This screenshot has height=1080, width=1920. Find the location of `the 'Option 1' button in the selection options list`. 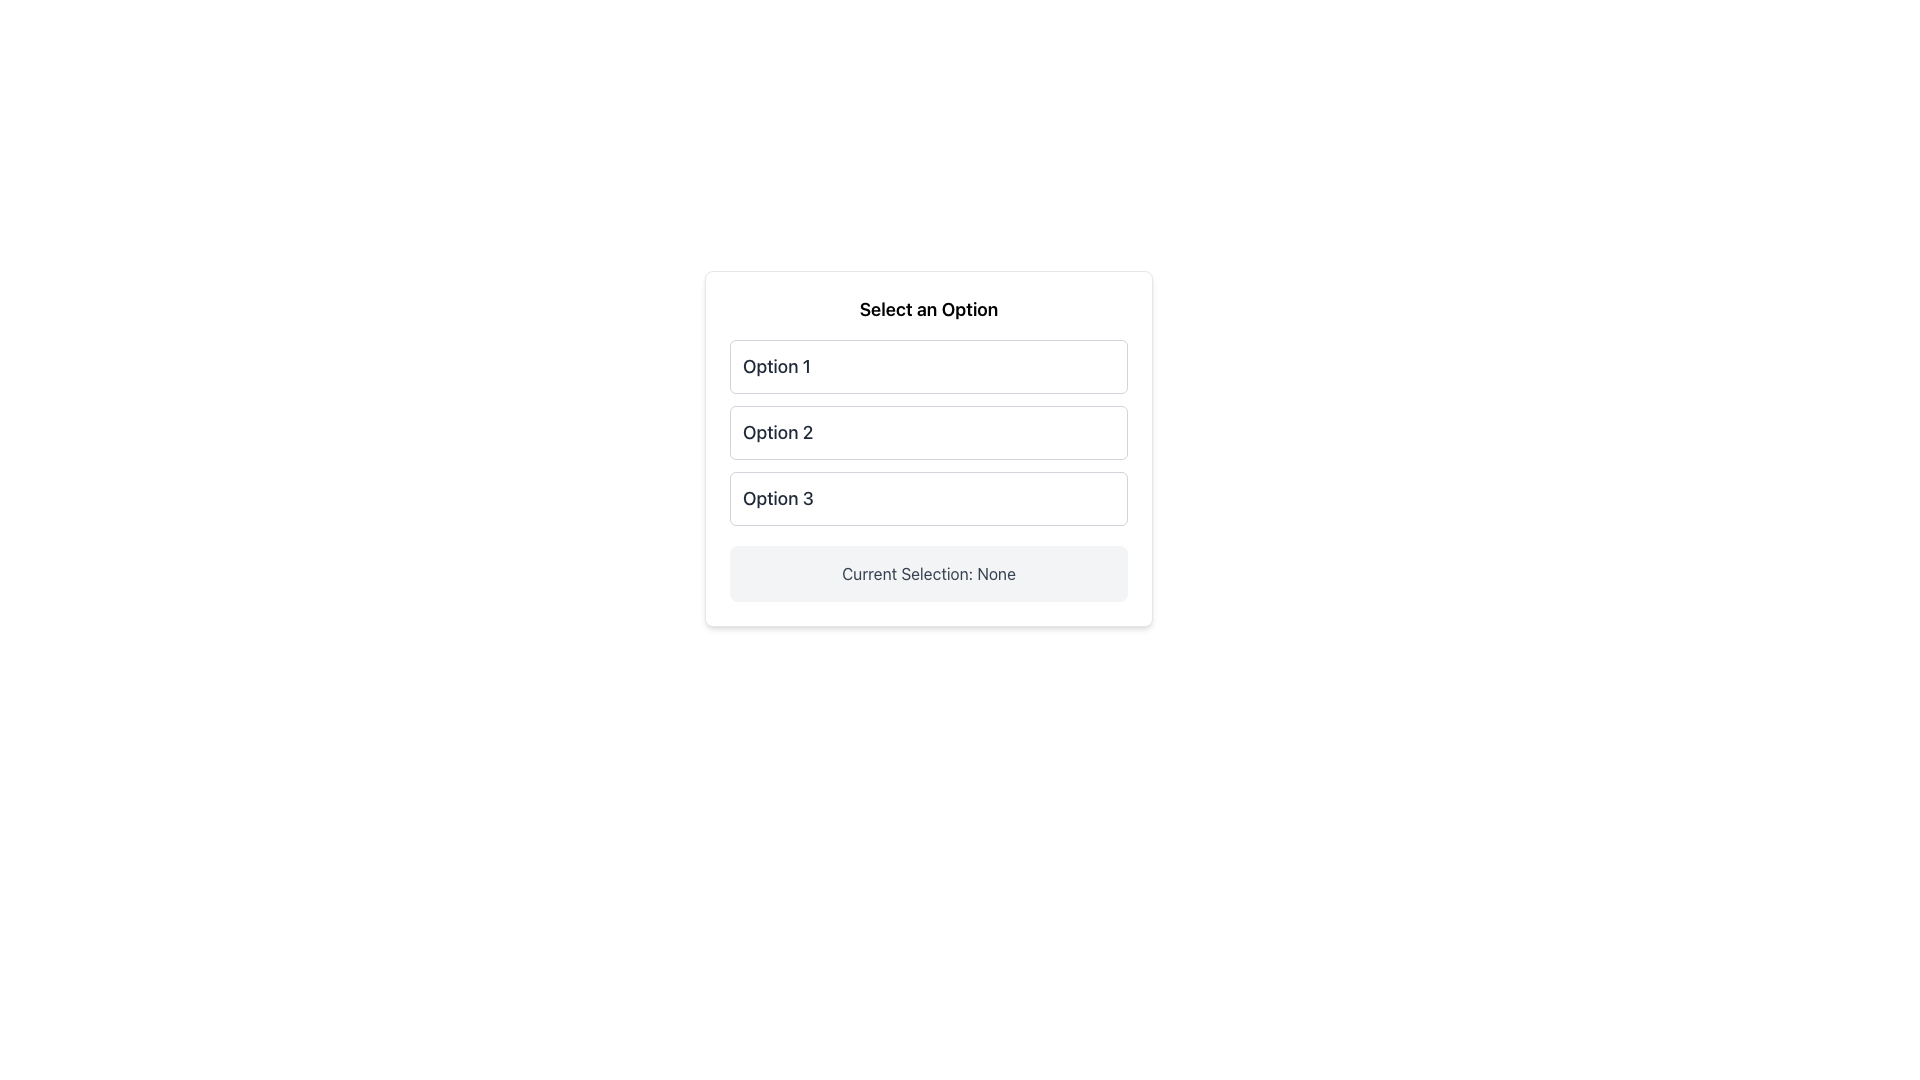

the 'Option 1' button in the selection options list is located at coordinates (928, 366).